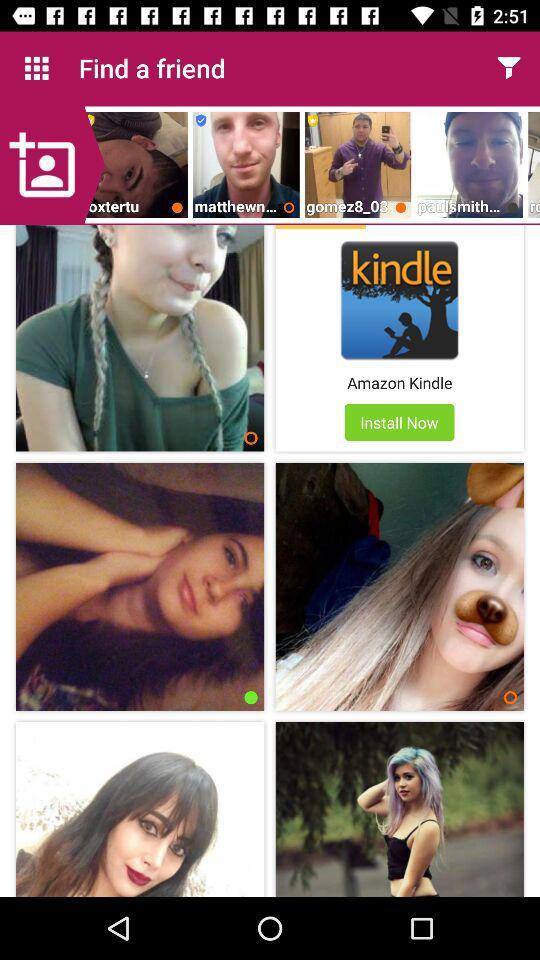 The height and width of the screenshot is (960, 540). Describe the element at coordinates (399, 299) in the screenshot. I see `install kindle` at that location.